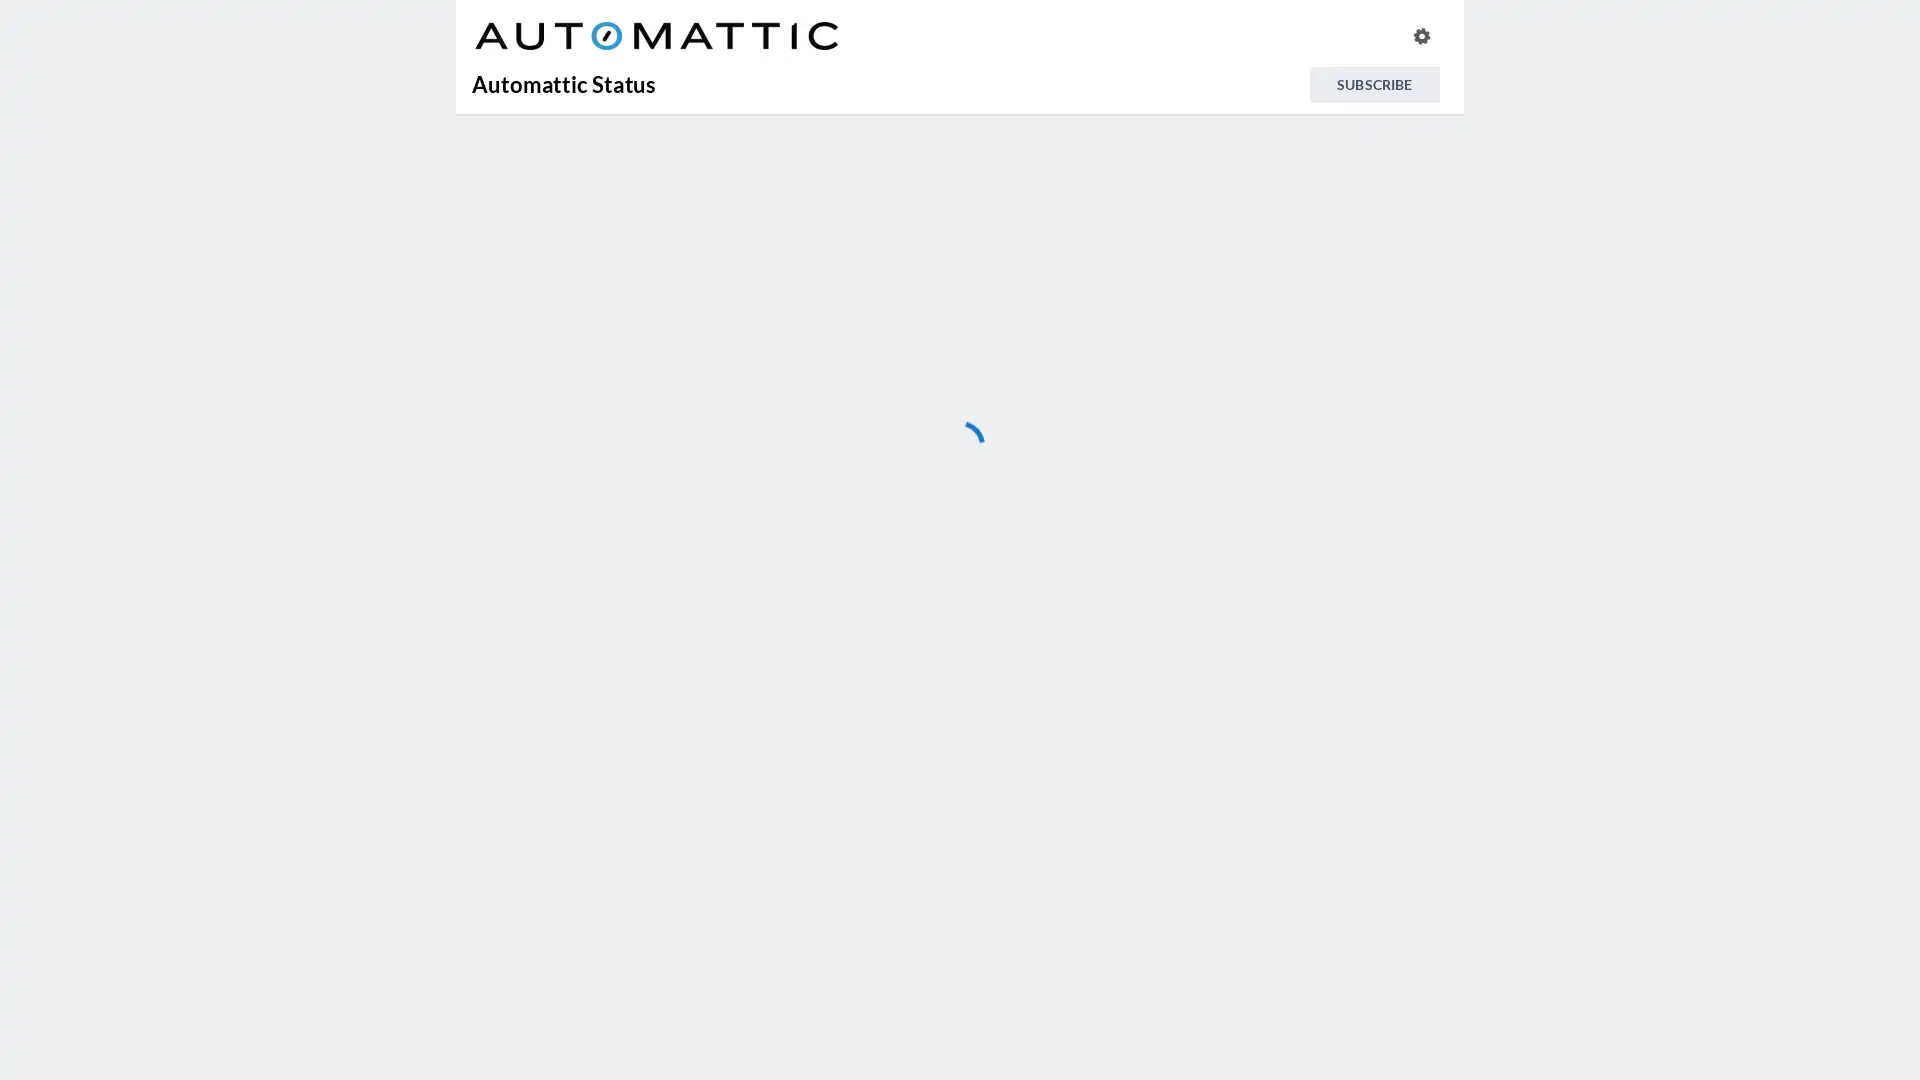 Image resolution: width=1920 pixels, height=1080 pixels. What do you see at coordinates (1373, 83) in the screenshot?
I see `SUBSCRIBE` at bounding box center [1373, 83].